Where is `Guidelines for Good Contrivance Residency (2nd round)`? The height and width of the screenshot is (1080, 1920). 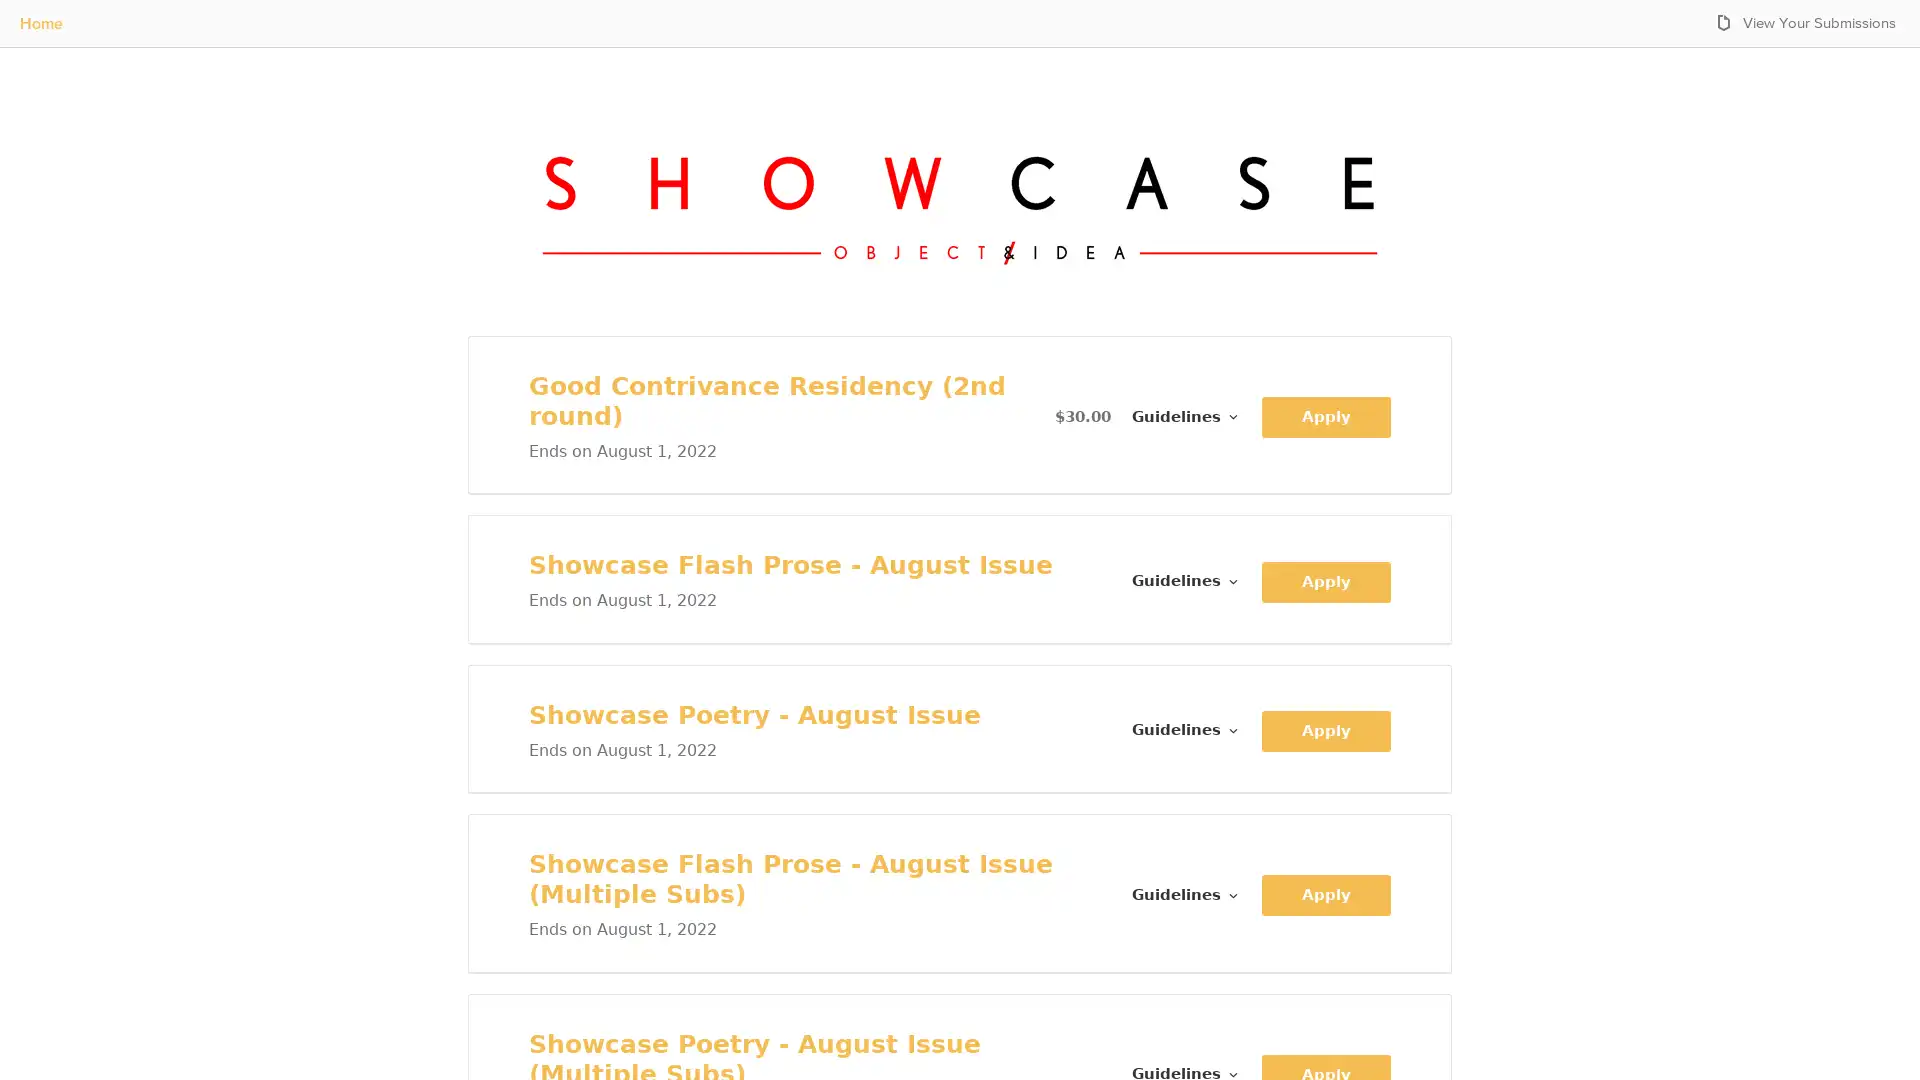 Guidelines for Good Contrivance Residency (2nd round) is located at coordinates (1186, 415).